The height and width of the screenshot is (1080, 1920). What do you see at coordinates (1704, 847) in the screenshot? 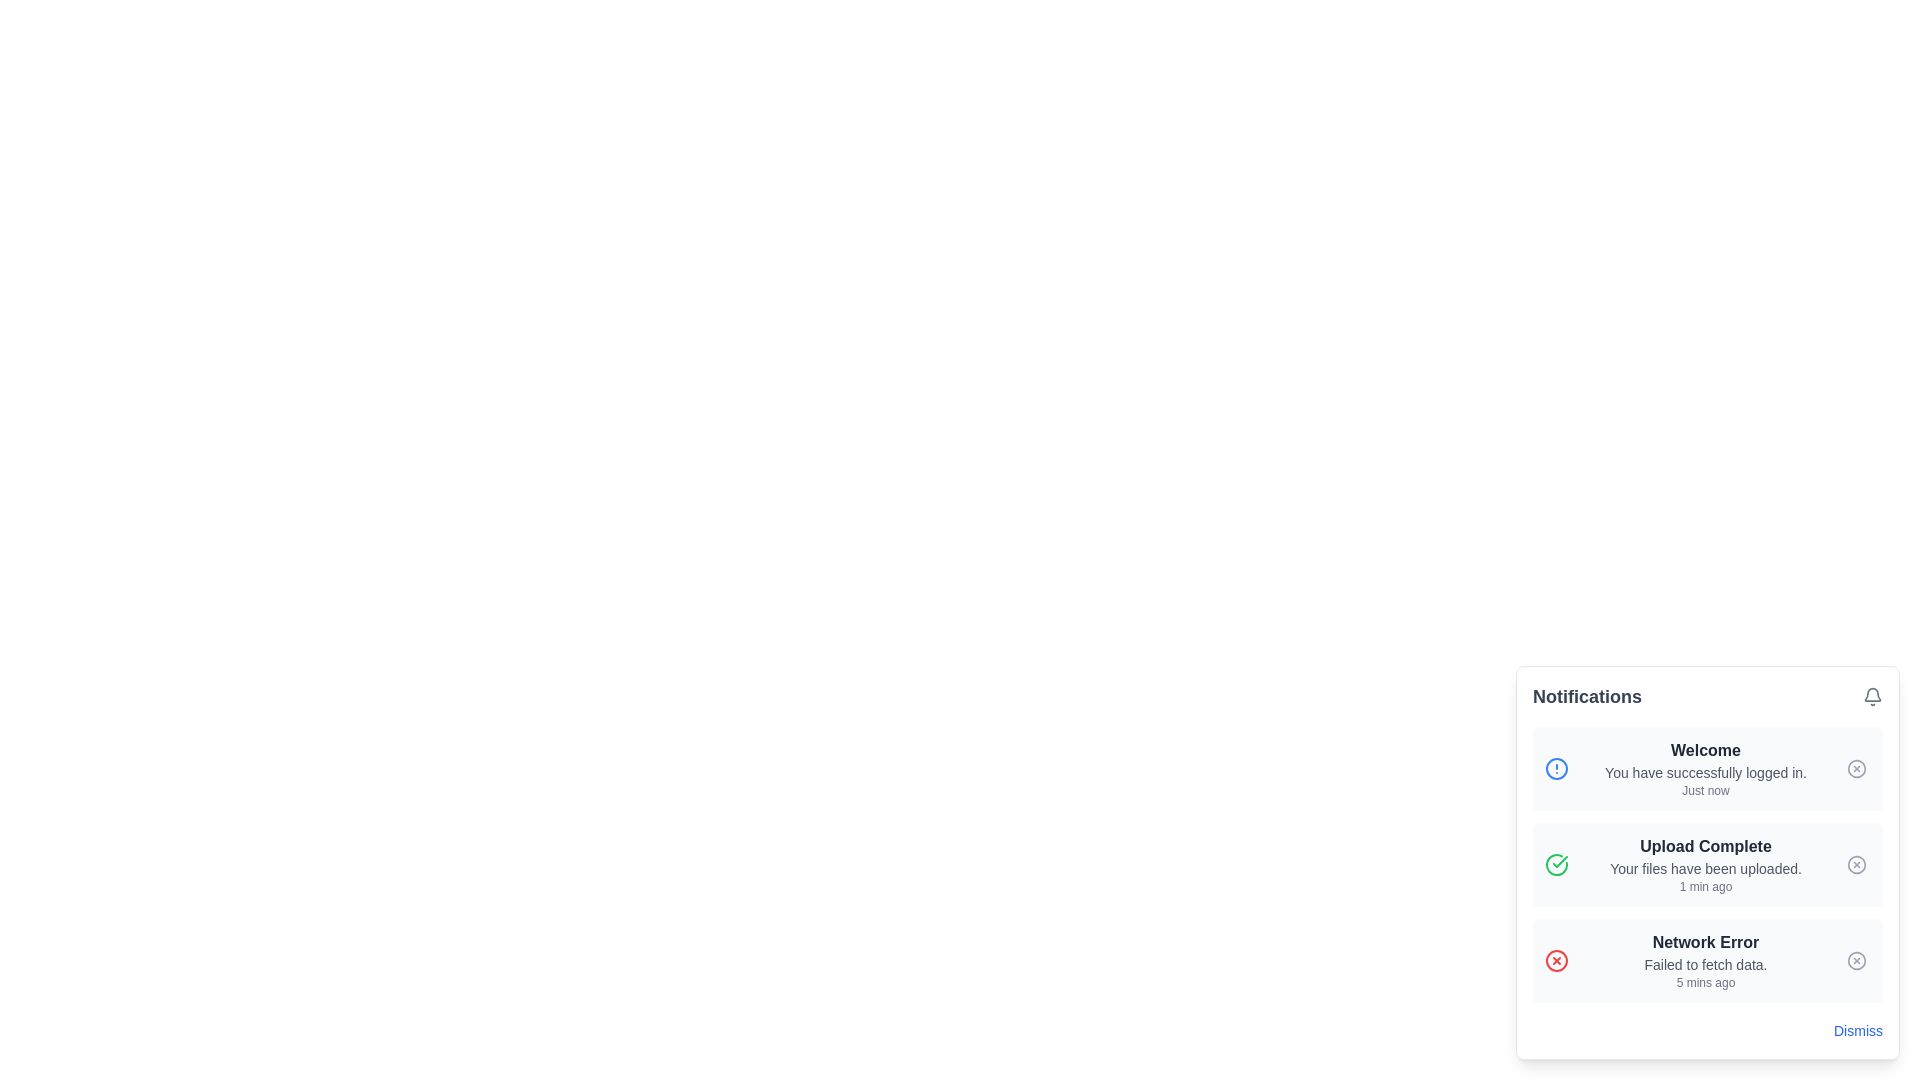
I see `the Text Label that indicates the successful completion of a file upload process, which is located at the top of the second notification card in the notification list` at bounding box center [1704, 847].